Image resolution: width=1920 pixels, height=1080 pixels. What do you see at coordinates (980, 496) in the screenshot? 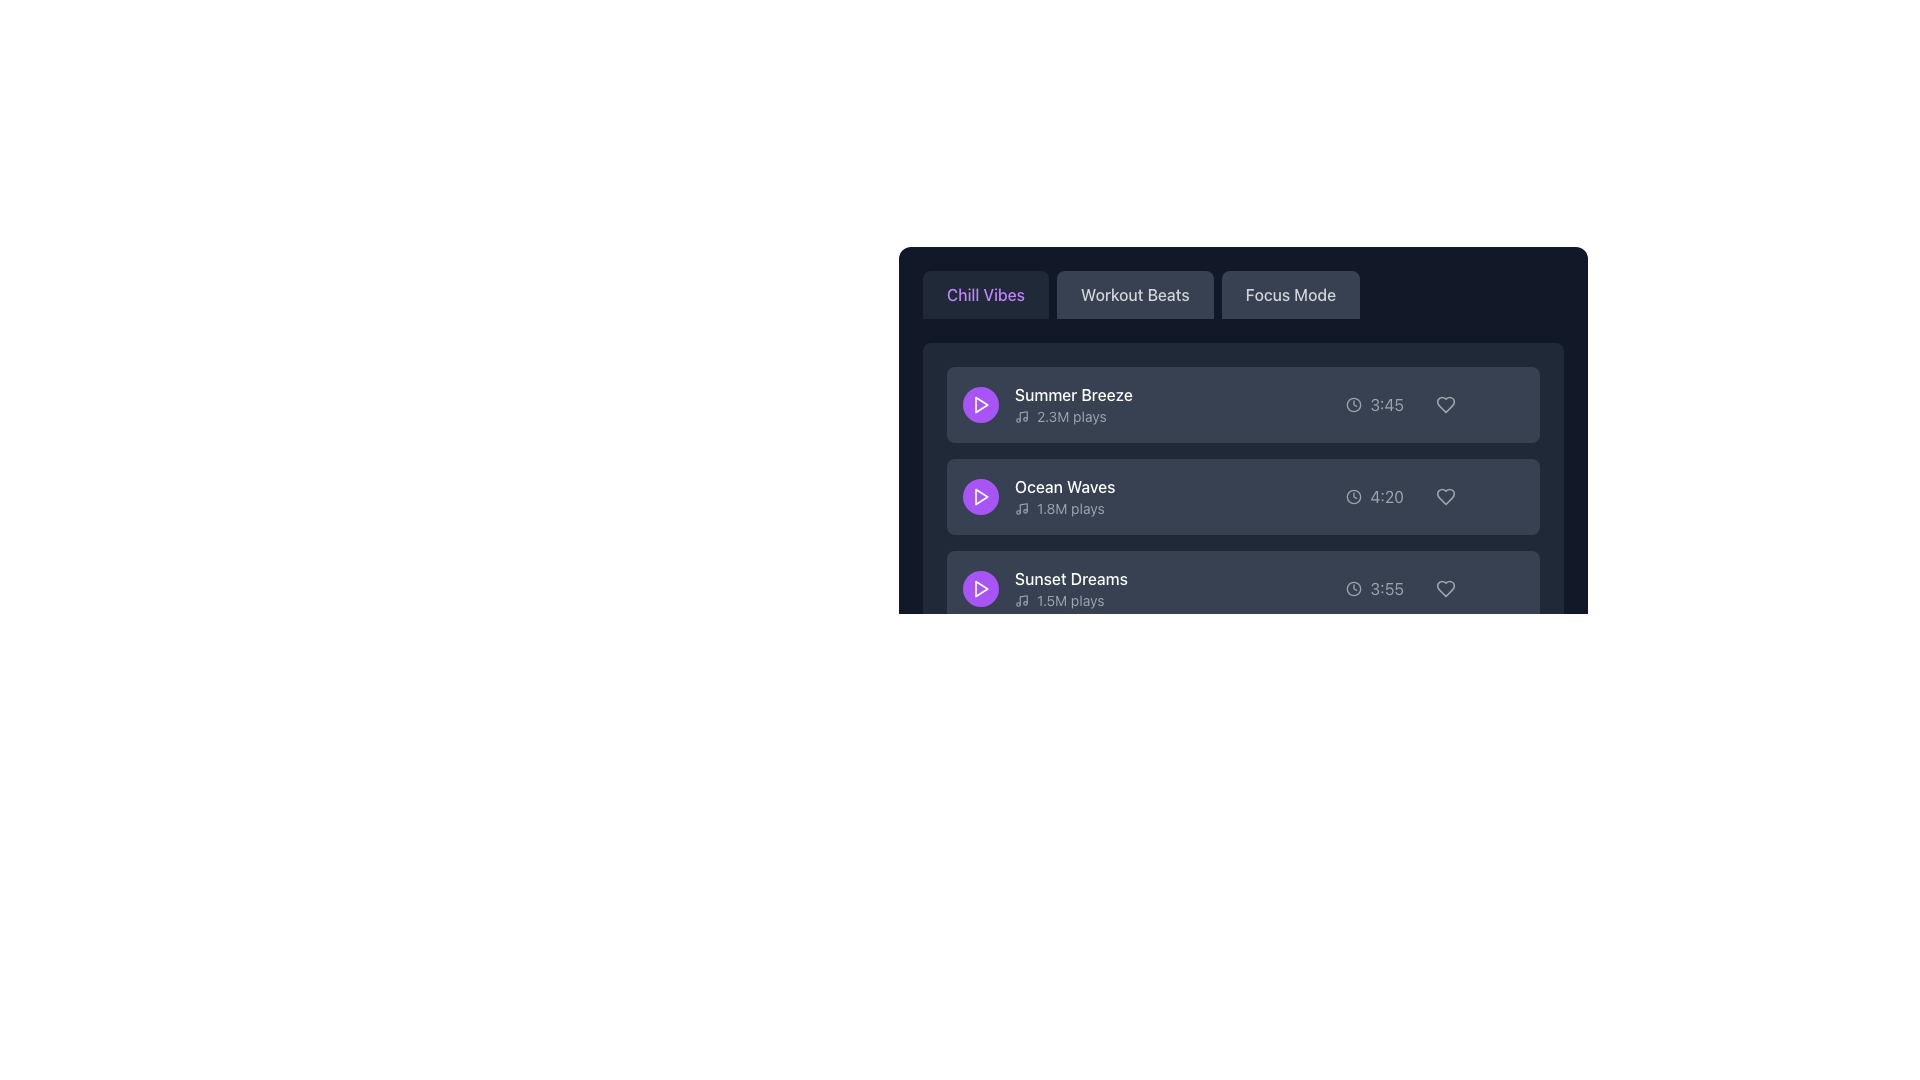
I see `the play button located in the second row of the playlist interface, to the left of the text 'Ocean Waves', to initiate playback for the track titled 'Ocean Waves'` at bounding box center [980, 496].